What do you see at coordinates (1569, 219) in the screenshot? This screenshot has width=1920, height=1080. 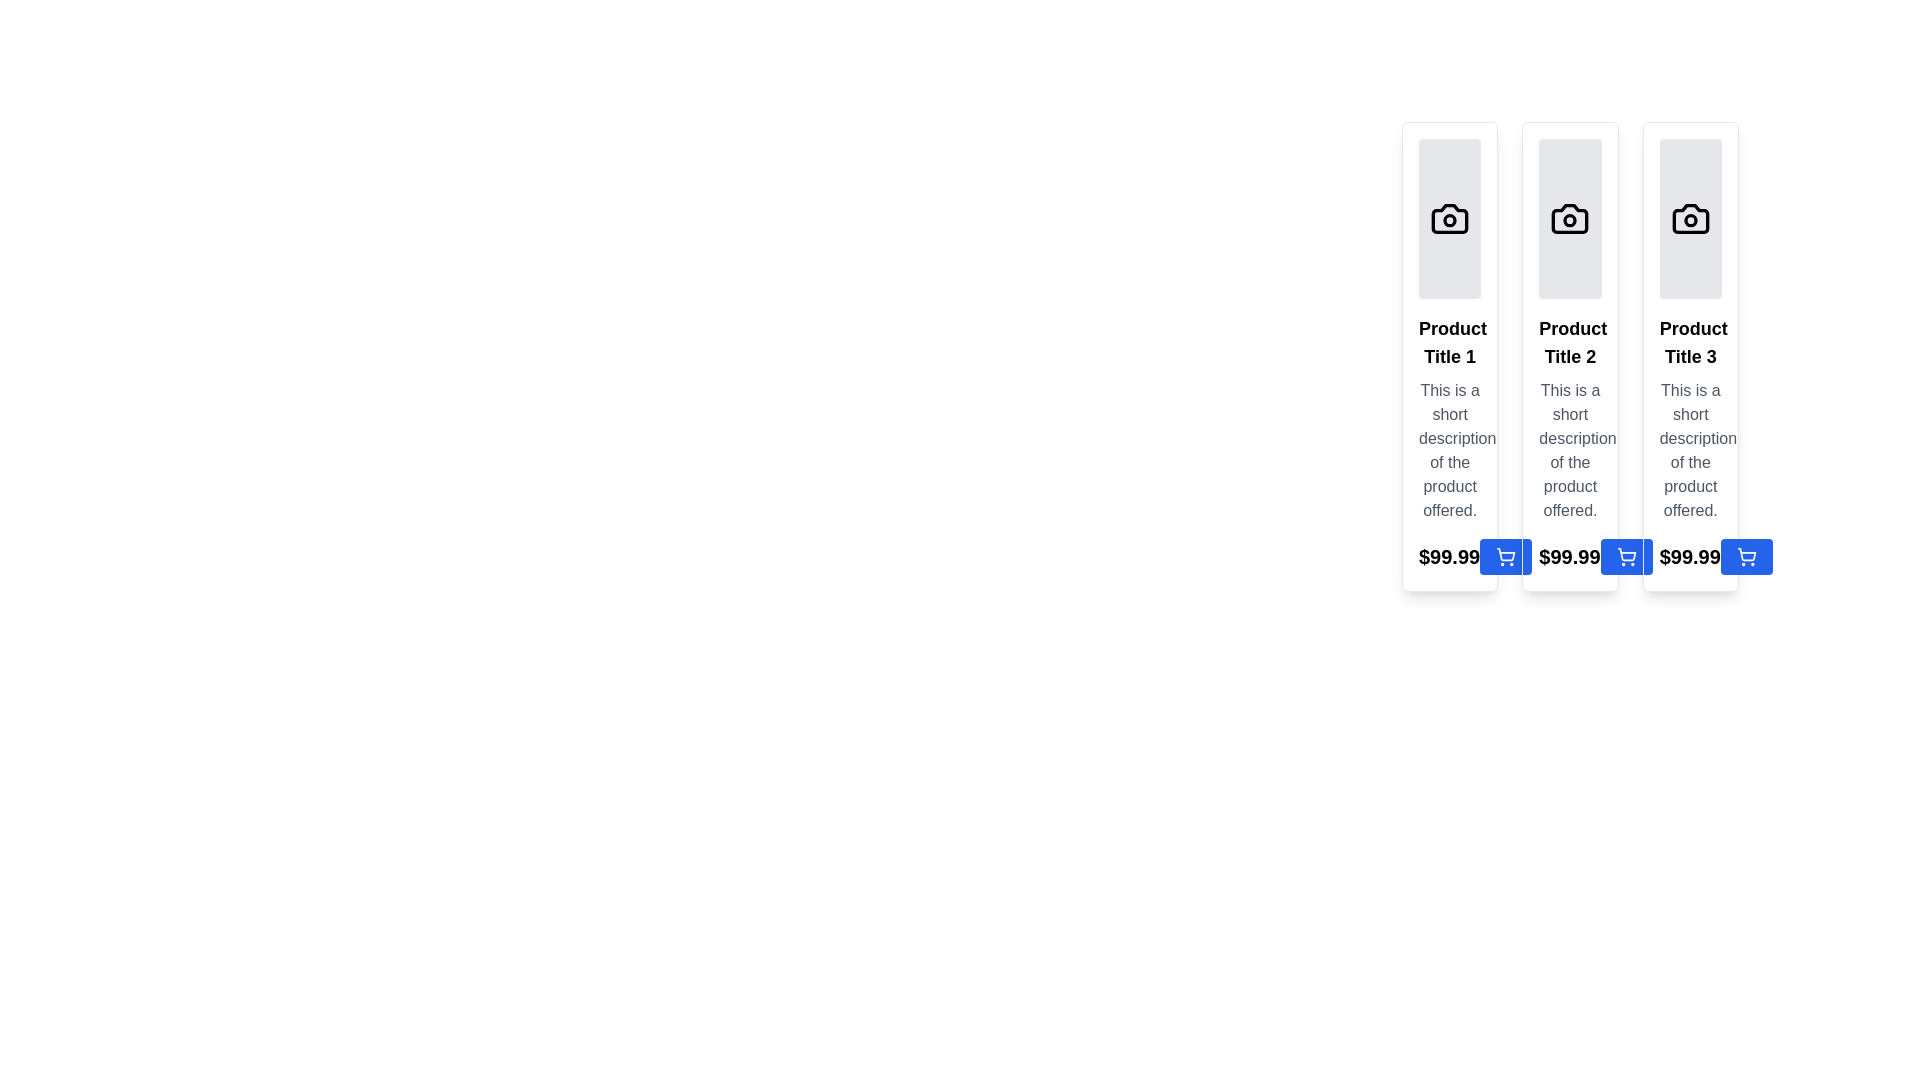 I see `the graphical placeholder element for 'Product Title 2', which serves as a visual placeholder or button for image upload or display` at bounding box center [1569, 219].